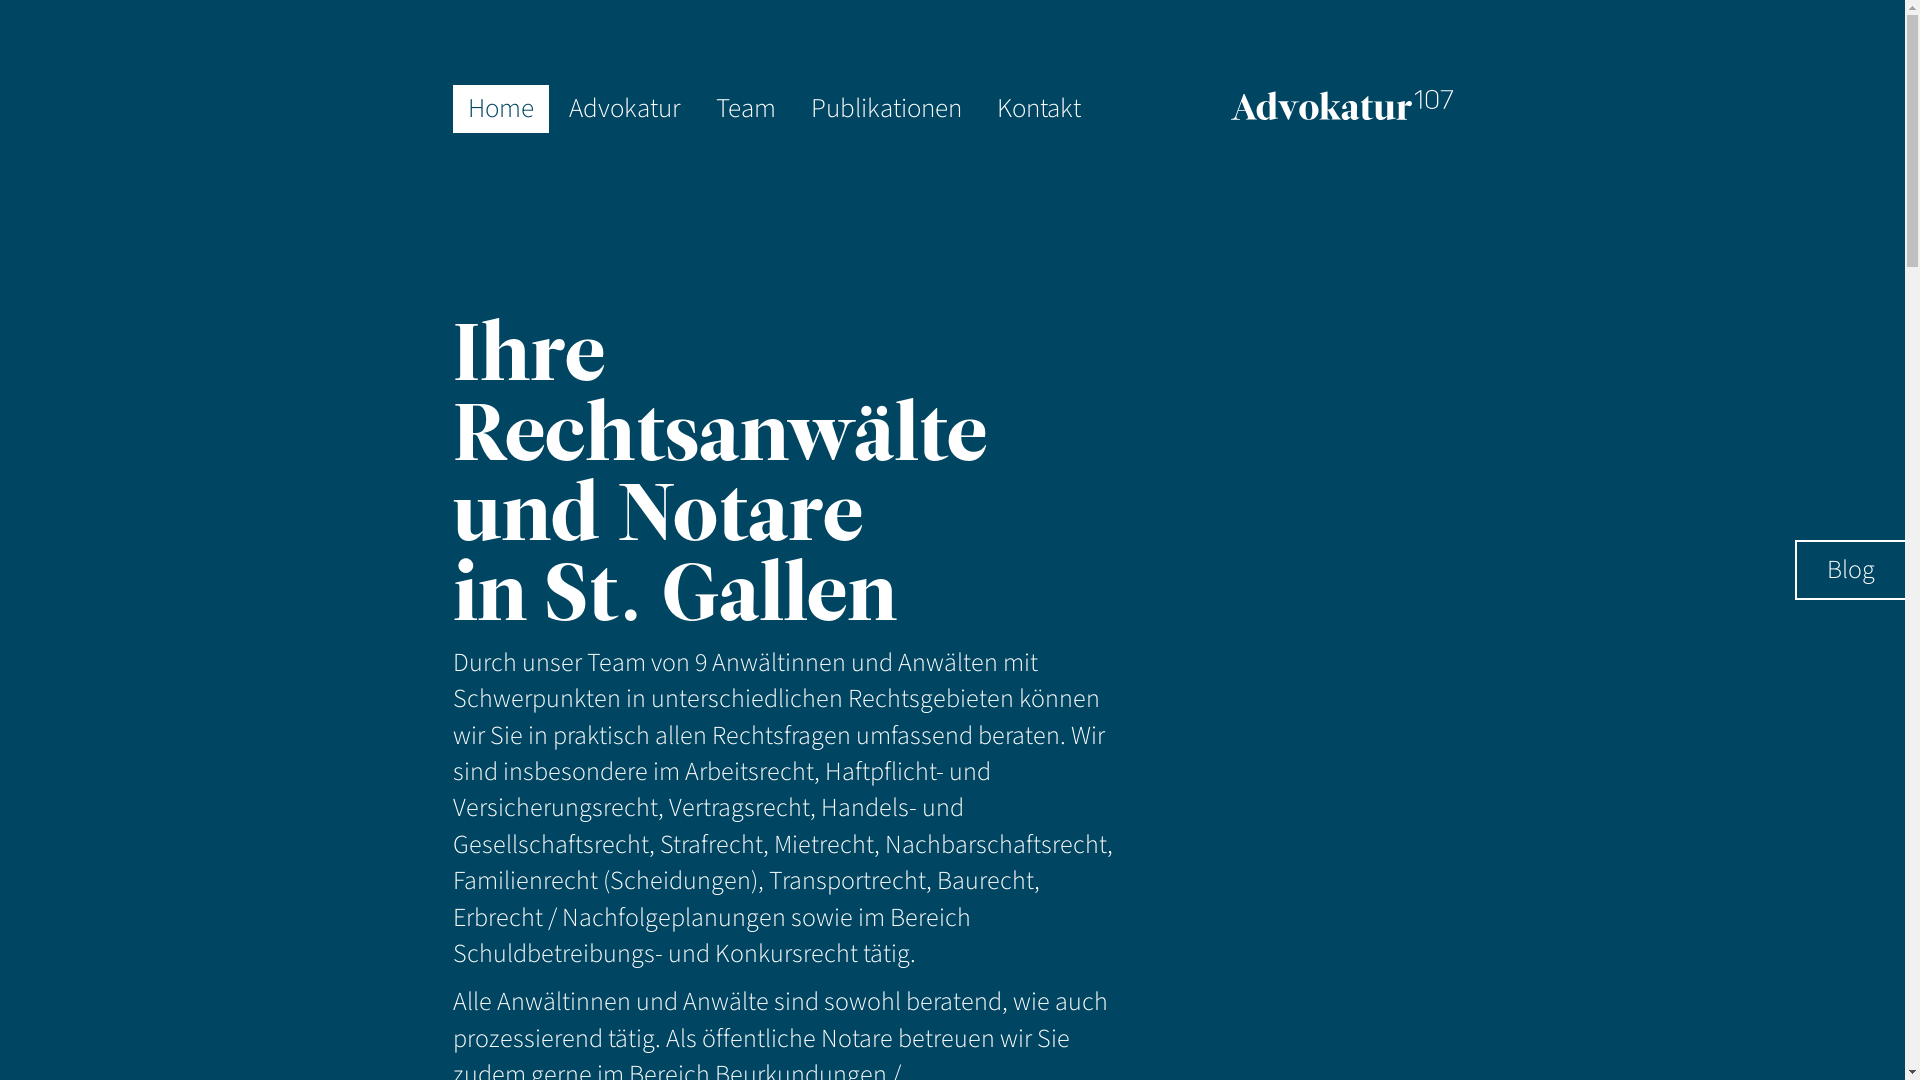 Image resolution: width=1920 pixels, height=1080 pixels. I want to click on 'Blog', so click(1850, 570).